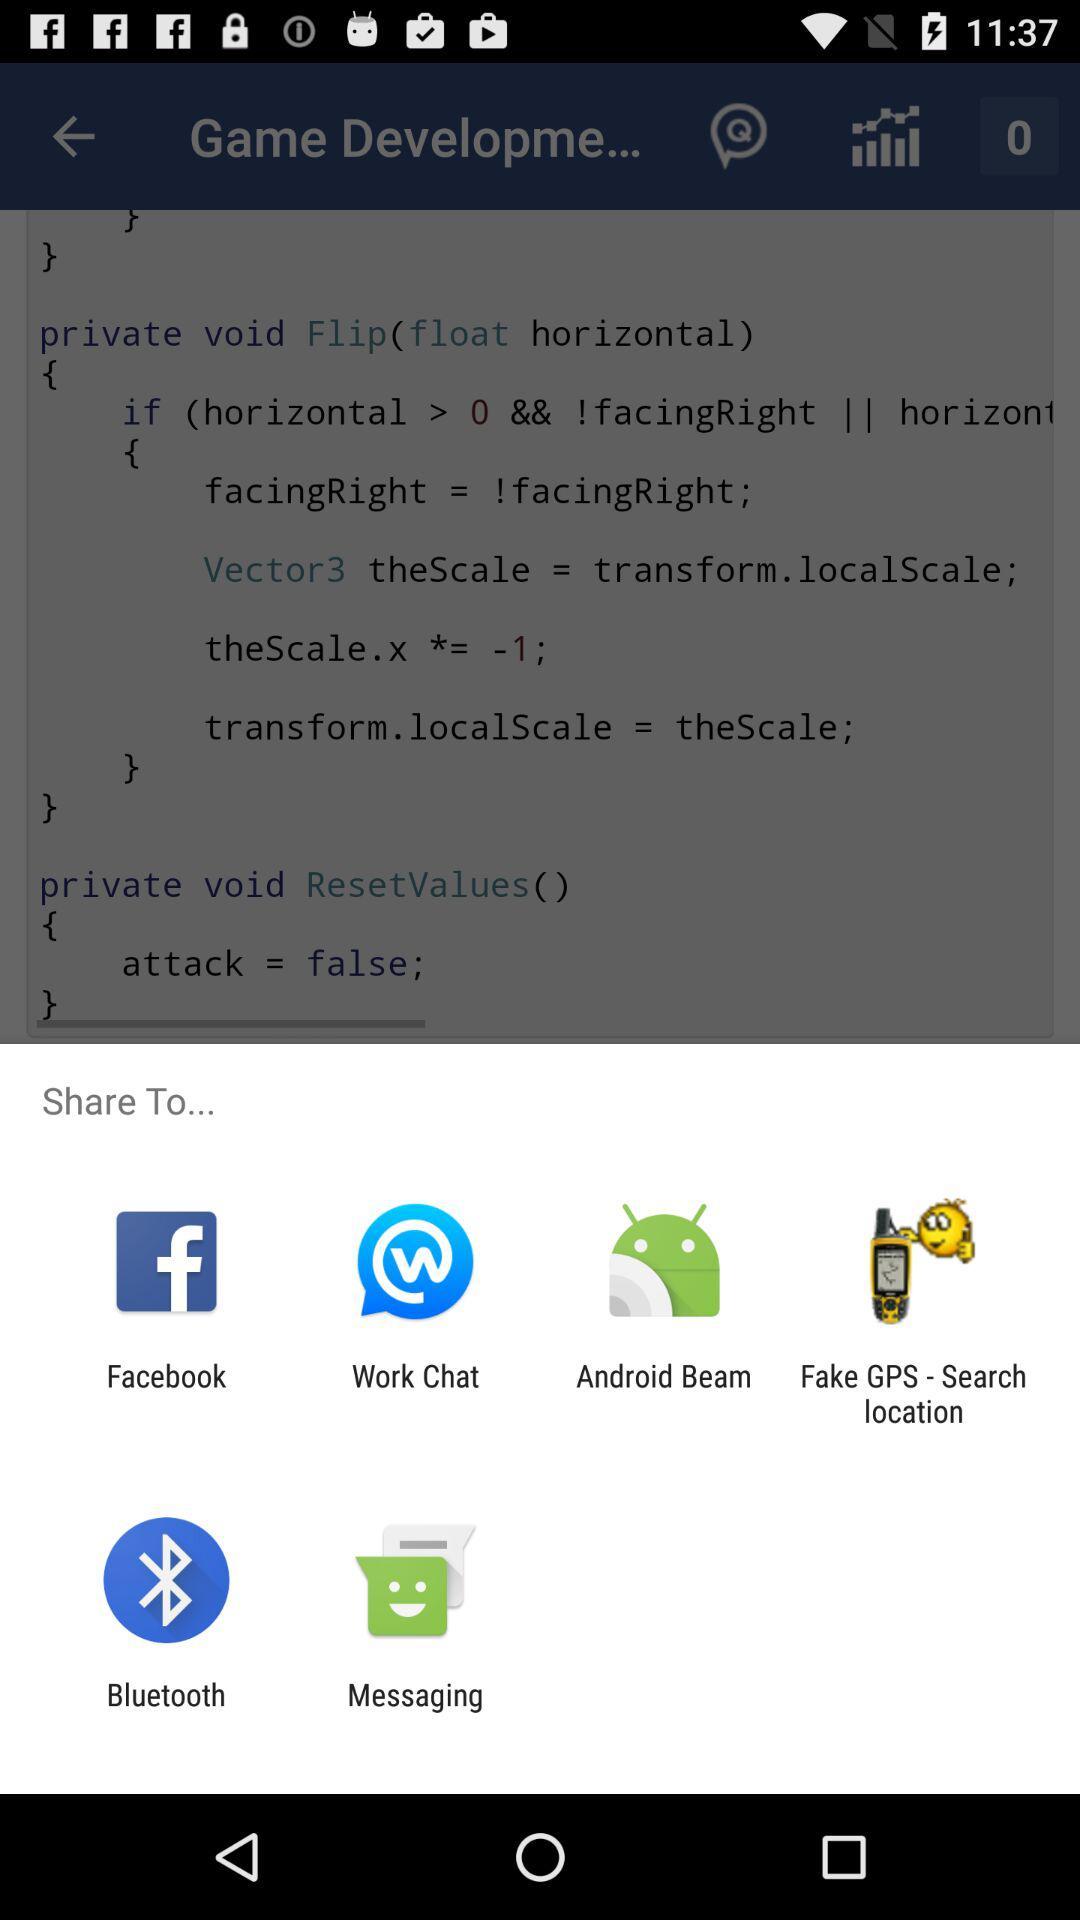 The image size is (1080, 1920). Describe the element at coordinates (664, 1392) in the screenshot. I see `the icon next to the work chat item` at that location.